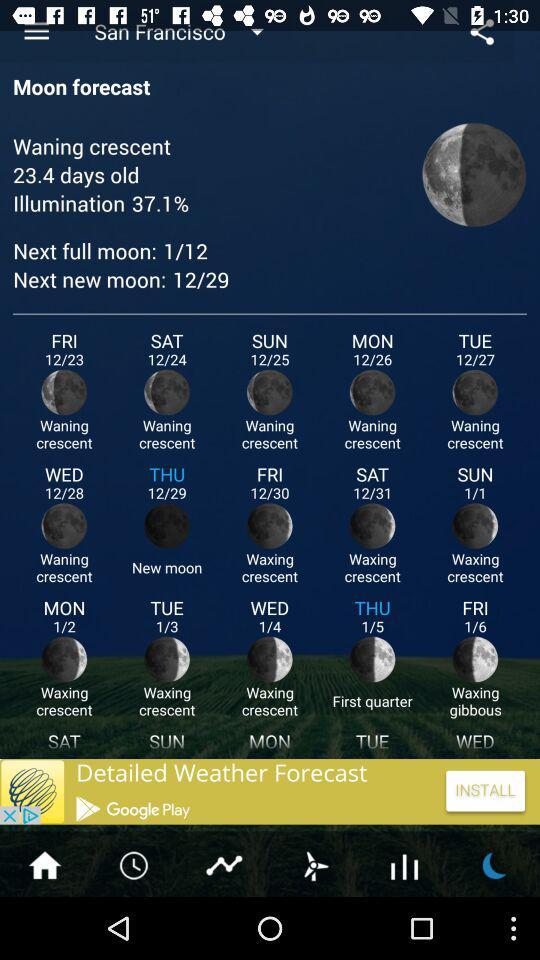  What do you see at coordinates (135, 925) in the screenshot?
I see `the time icon` at bounding box center [135, 925].